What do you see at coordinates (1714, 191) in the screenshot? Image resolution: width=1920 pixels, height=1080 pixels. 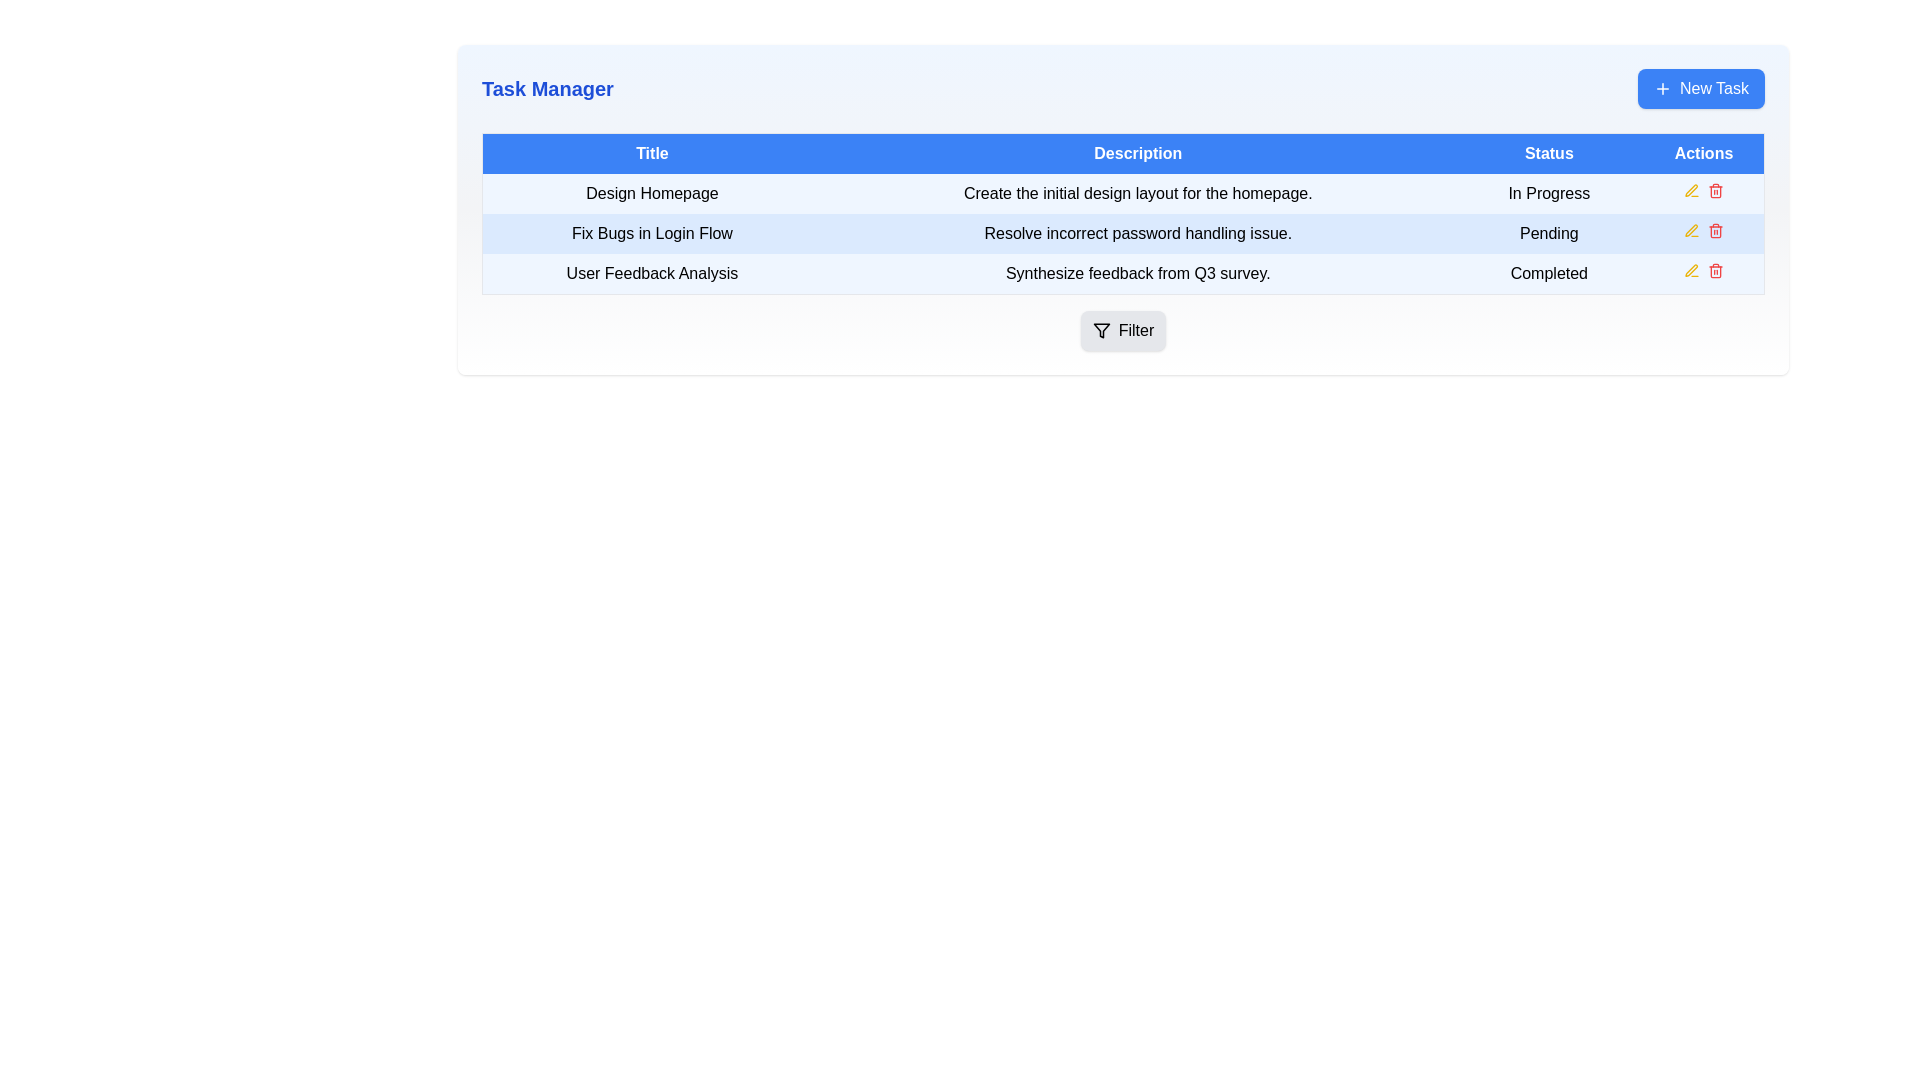 I see `the delete button (trash can icon) located in the 'Actions' column of the table for the task 'Design Homepage'` at bounding box center [1714, 191].